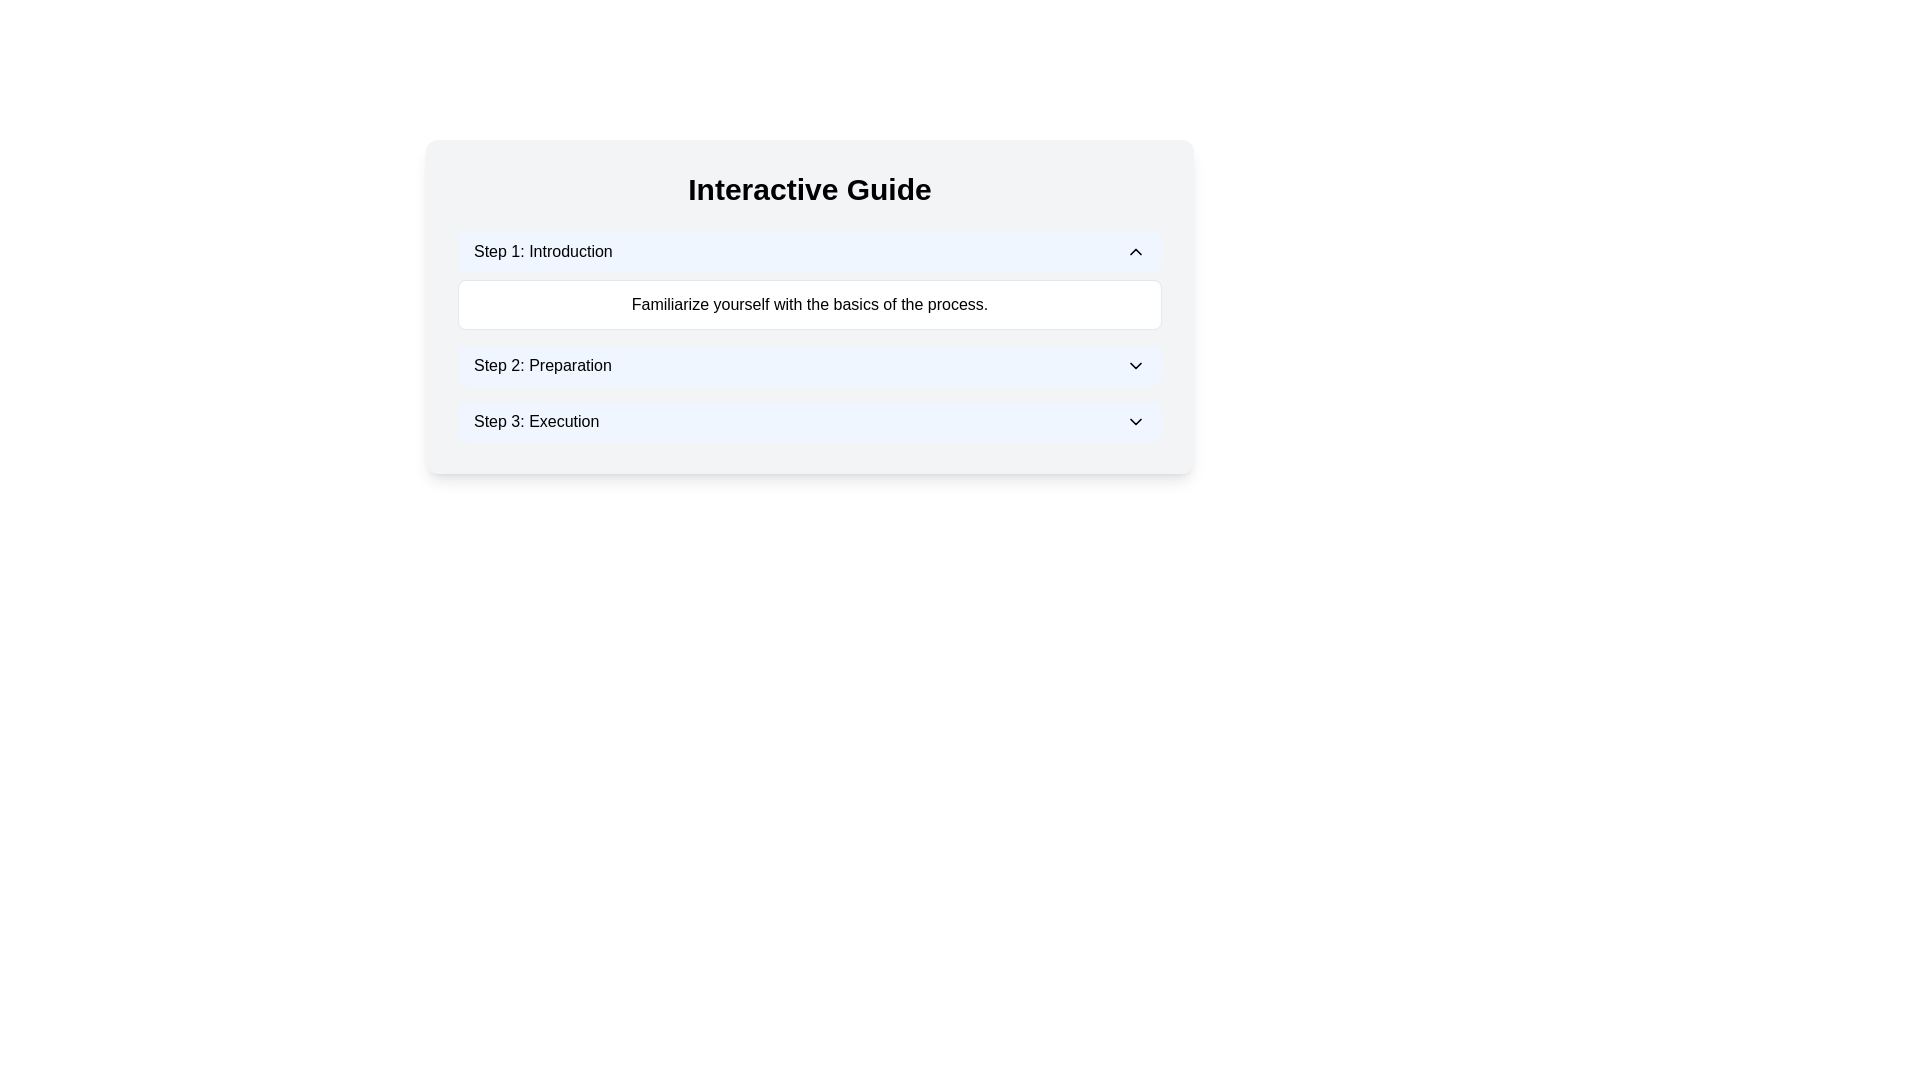 The image size is (1920, 1080). What do you see at coordinates (810, 335) in the screenshot?
I see `the second item in the vertical list of steps in the Interactive Guide, which is centrally positioned with a light-colored background` at bounding box center [810, 335].